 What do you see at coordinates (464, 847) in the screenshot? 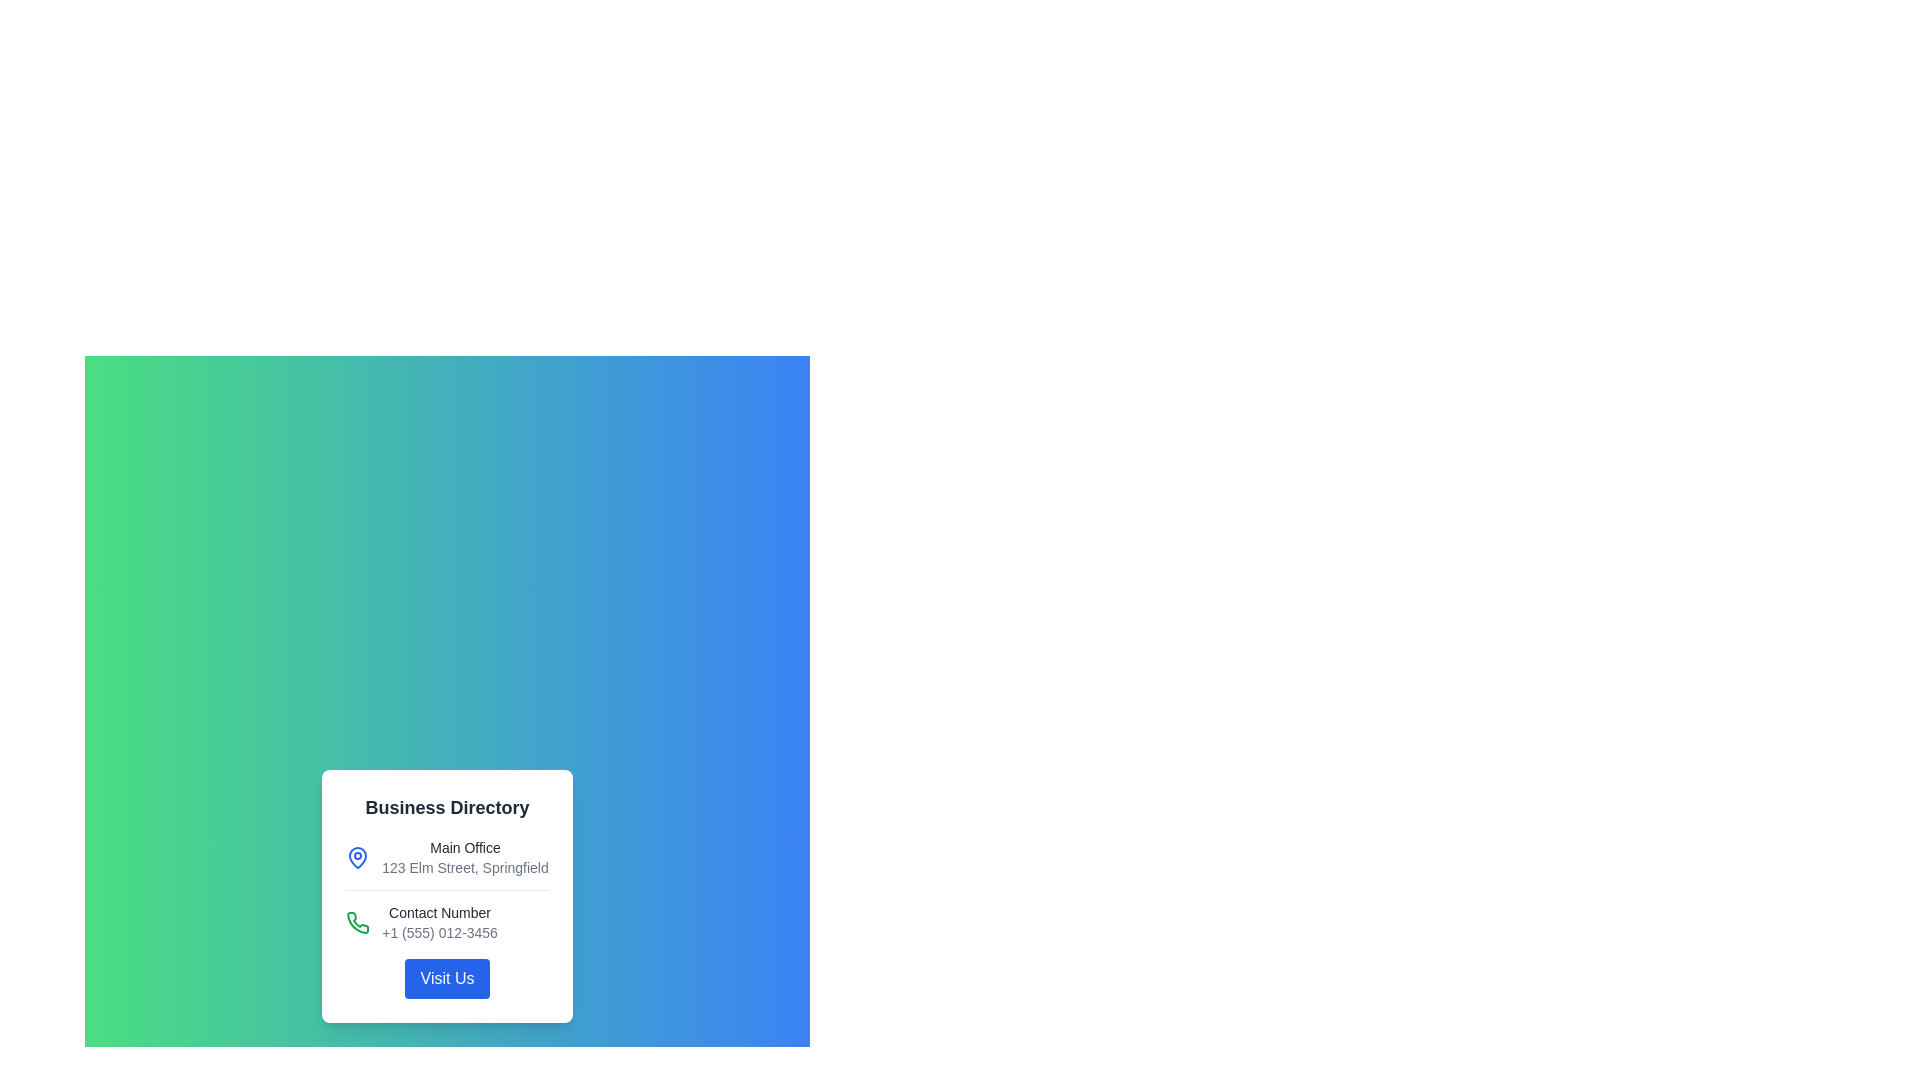
I see `the Static Text indicating the name of a location or office designation in the 'Business Directory' section, which is positioned centrally near the bottom of the dialog box` at bounding box center [464, 847].